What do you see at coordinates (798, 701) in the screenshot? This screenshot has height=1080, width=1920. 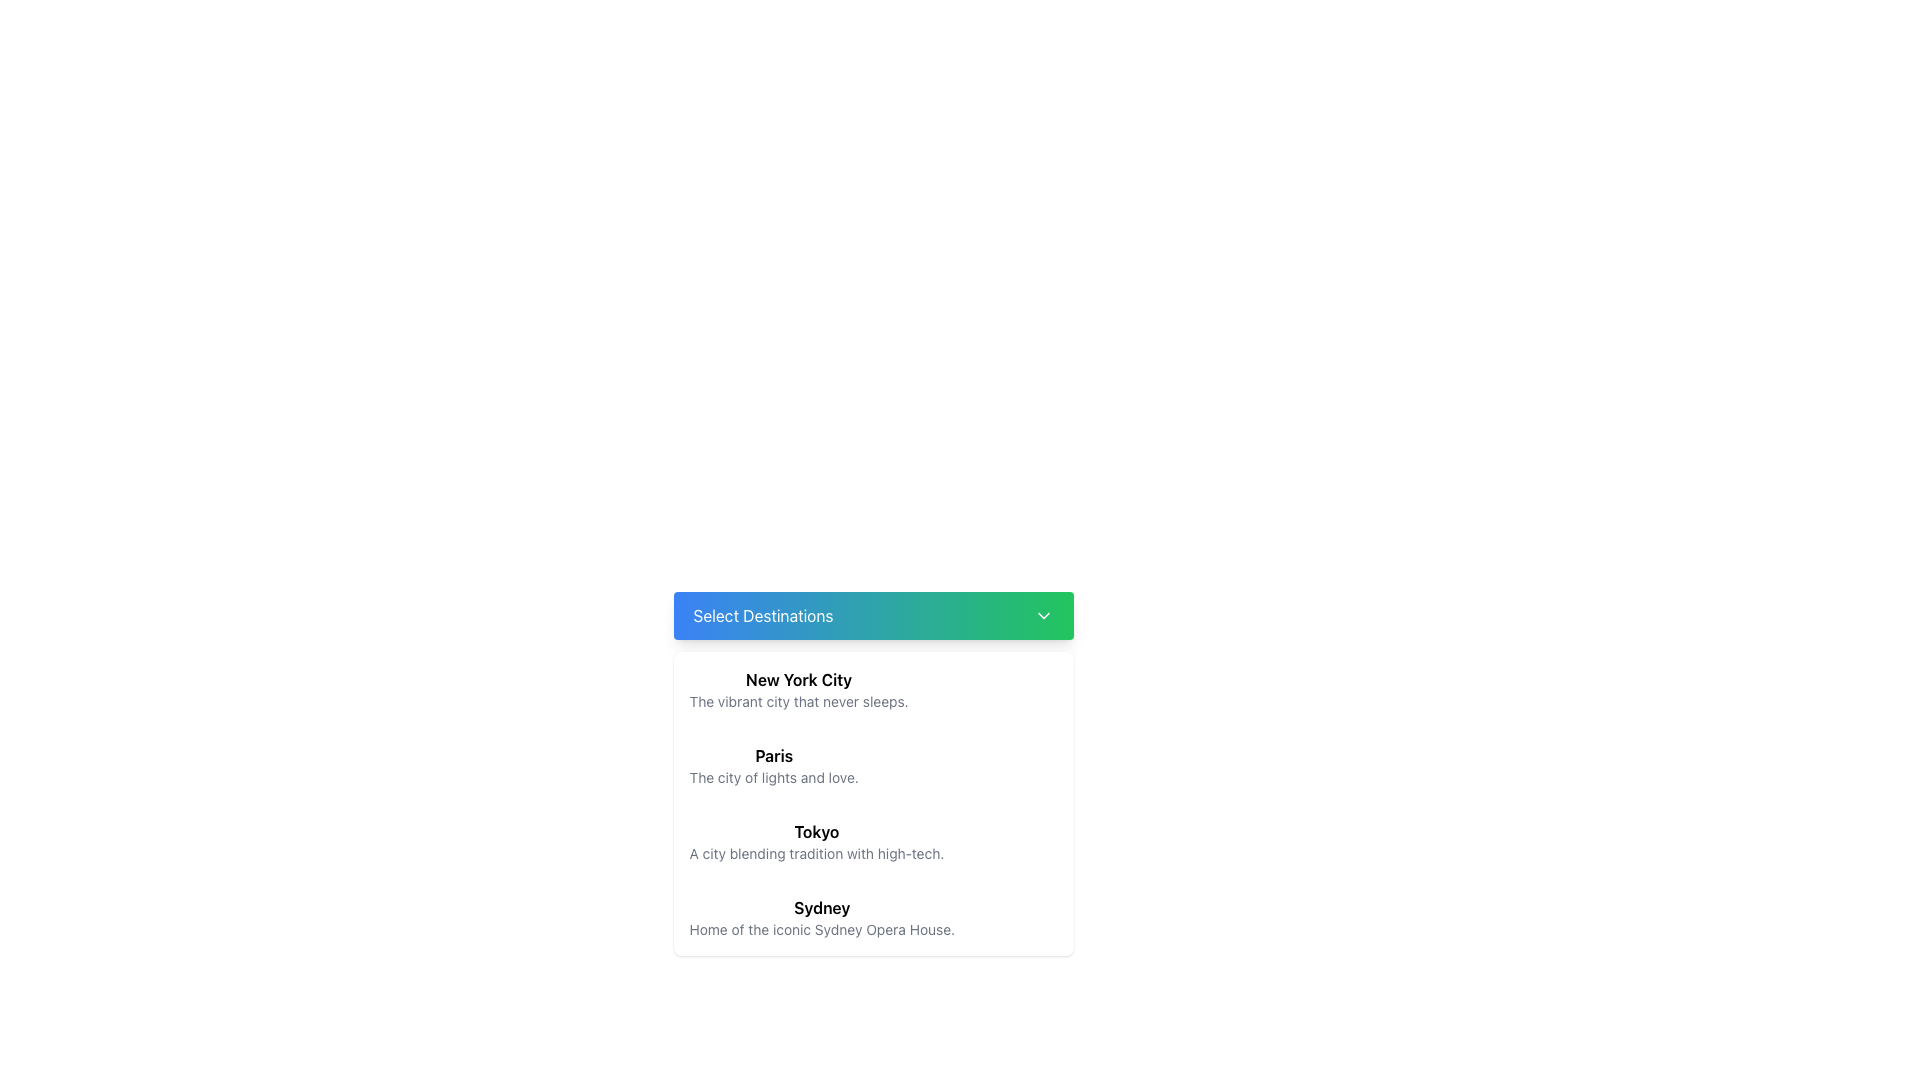 I see `the static text label that provides additional information about 'New York City', located below the text 'New York City' in the vertical list` at bounding box center [798, 701].